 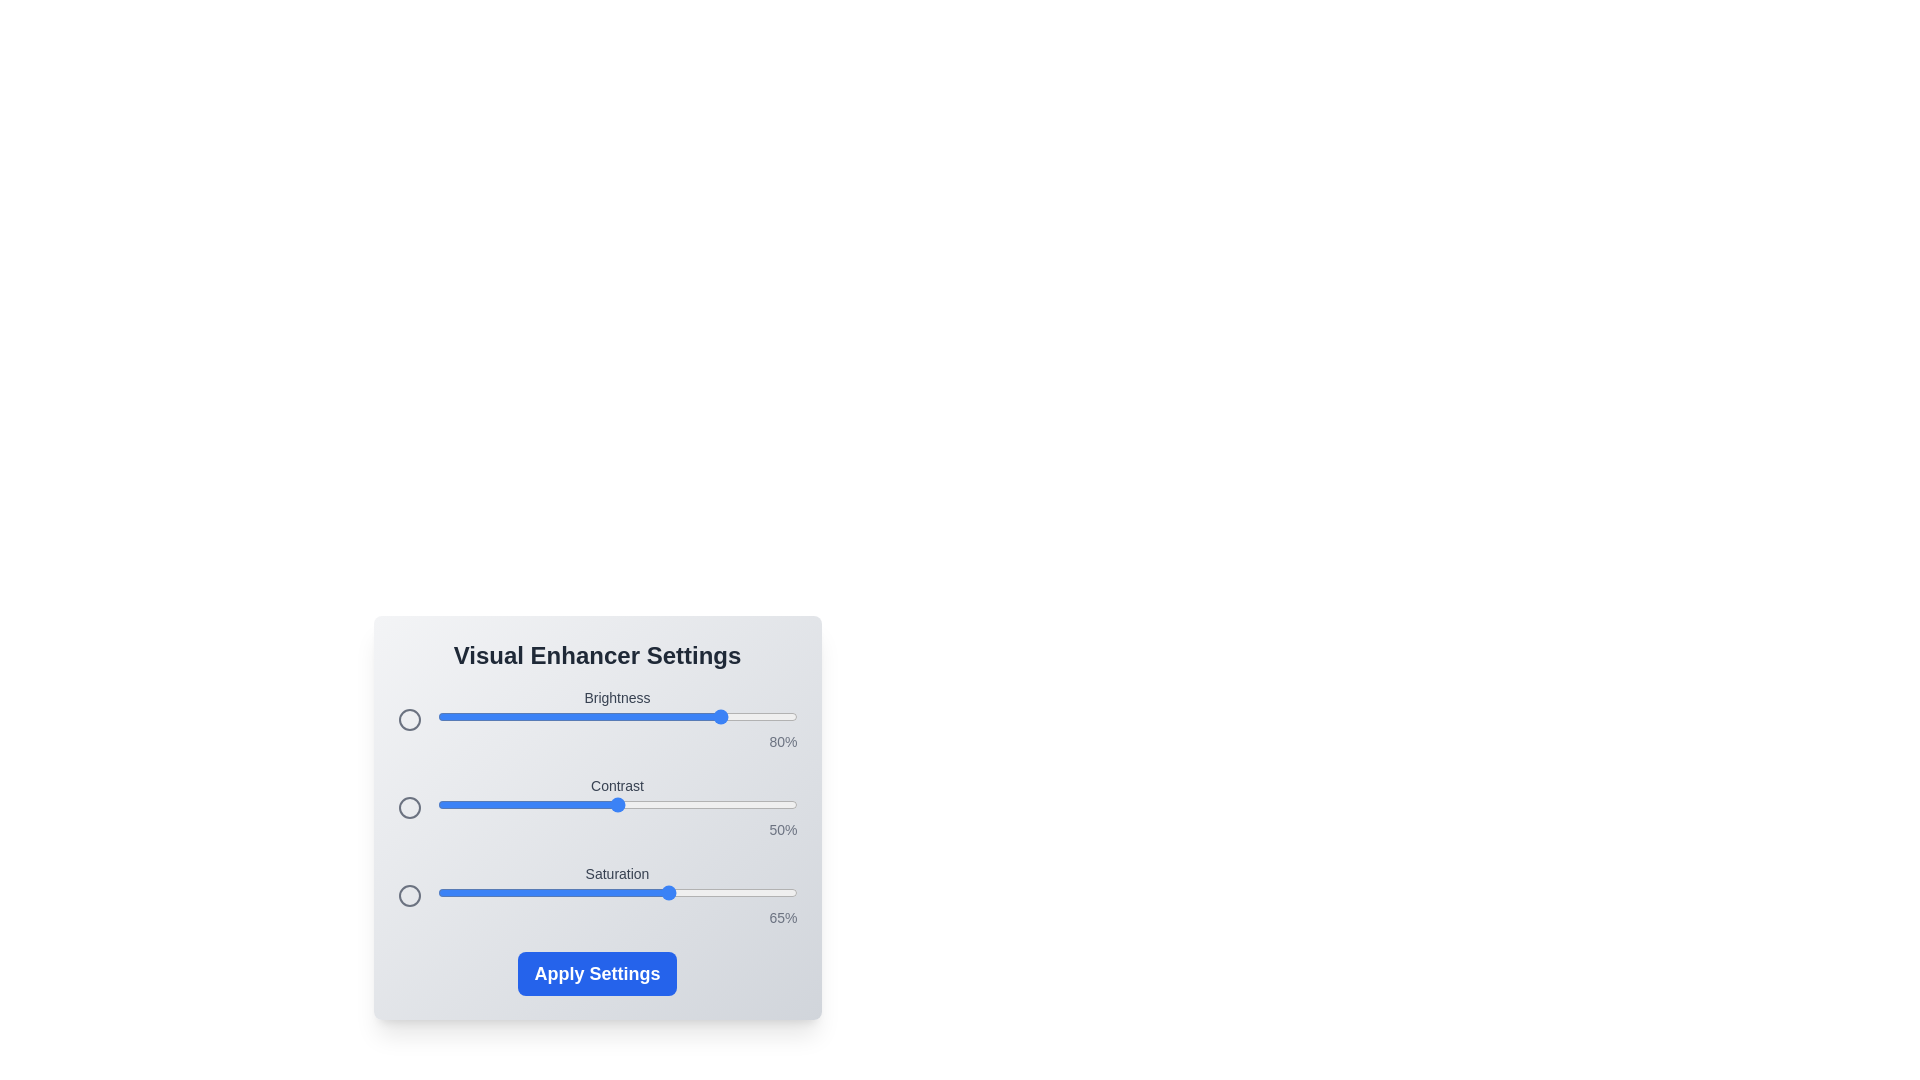 What do you see at coordinates (538, 804) in the screenshot?
I see `the 1 slider to 28%` at bounding box center [538, 804].